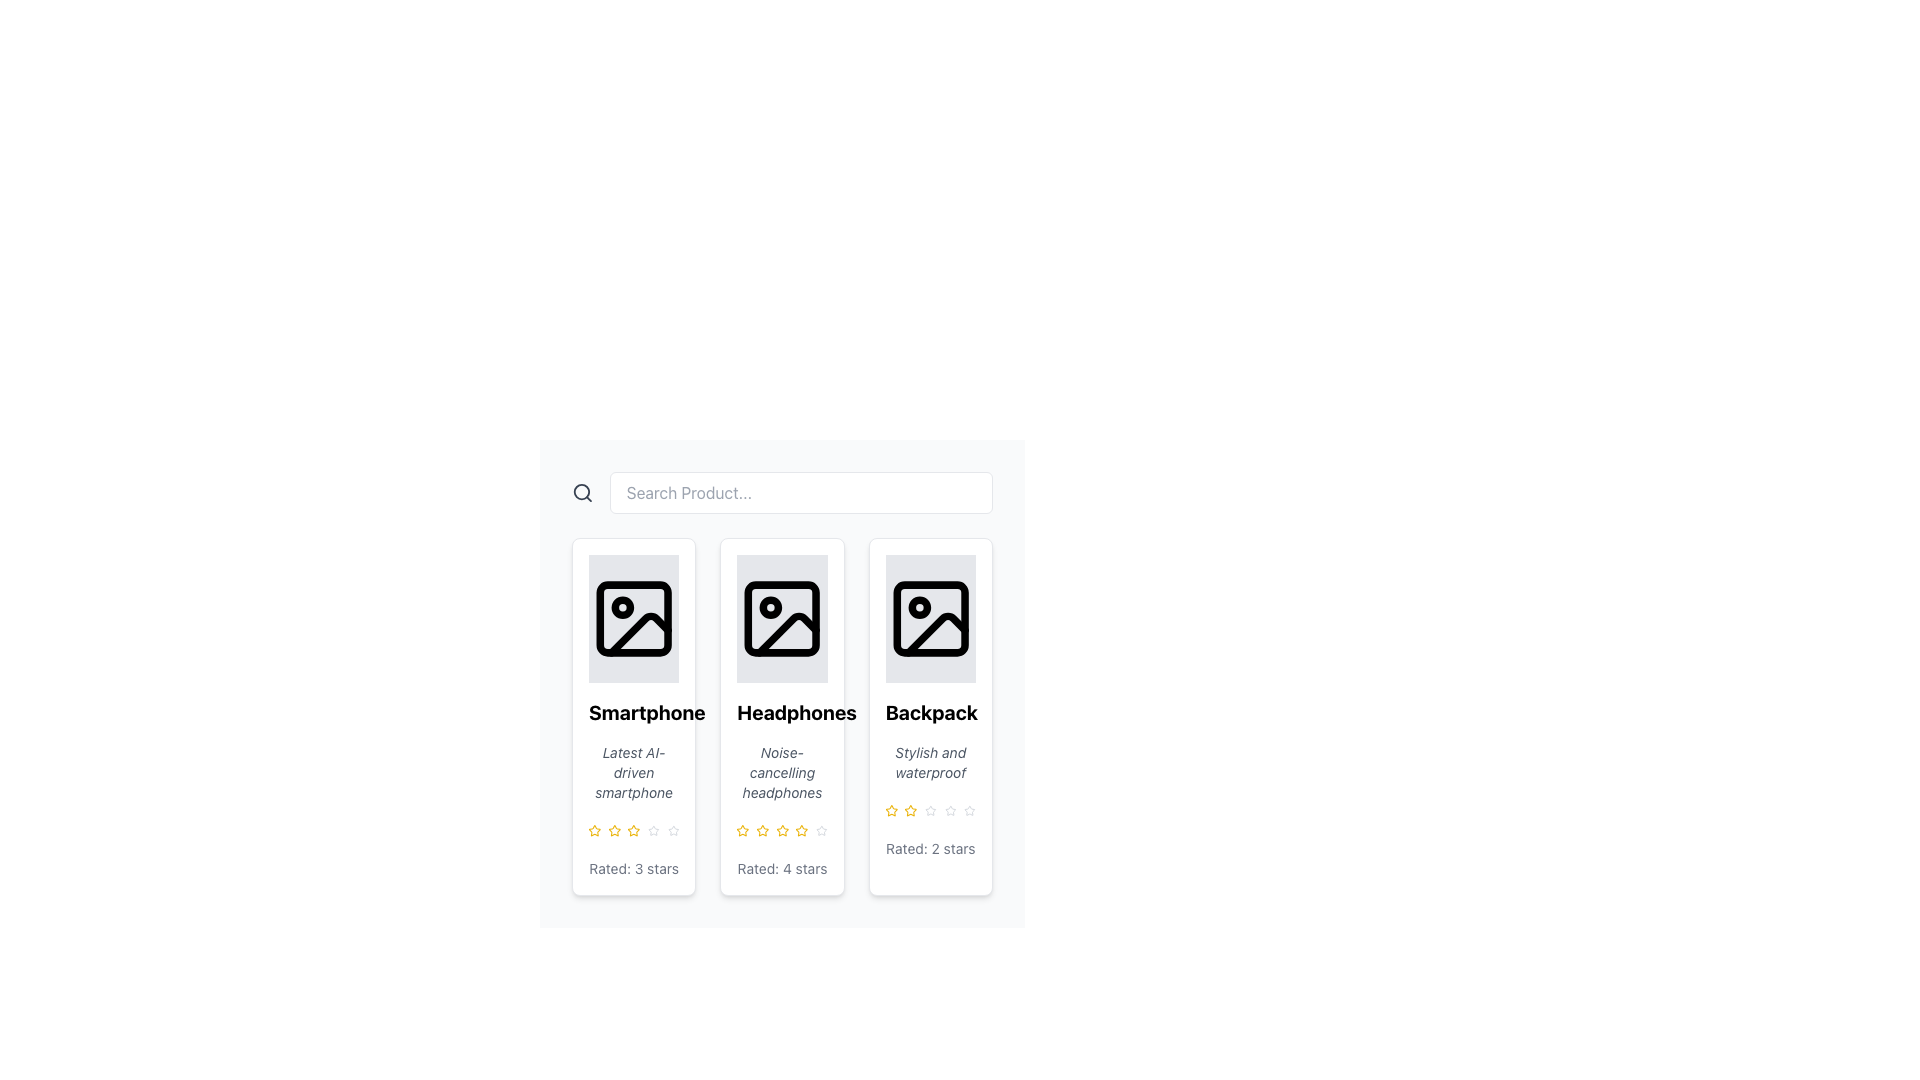 The width and height of the screenshot is (1920, 1080). What do you see at coordinates (613, 830) in the screenshot?
I see `the third rating star icon button representing the product rating for 'Smartphone'` at bounding box center [613, 830].